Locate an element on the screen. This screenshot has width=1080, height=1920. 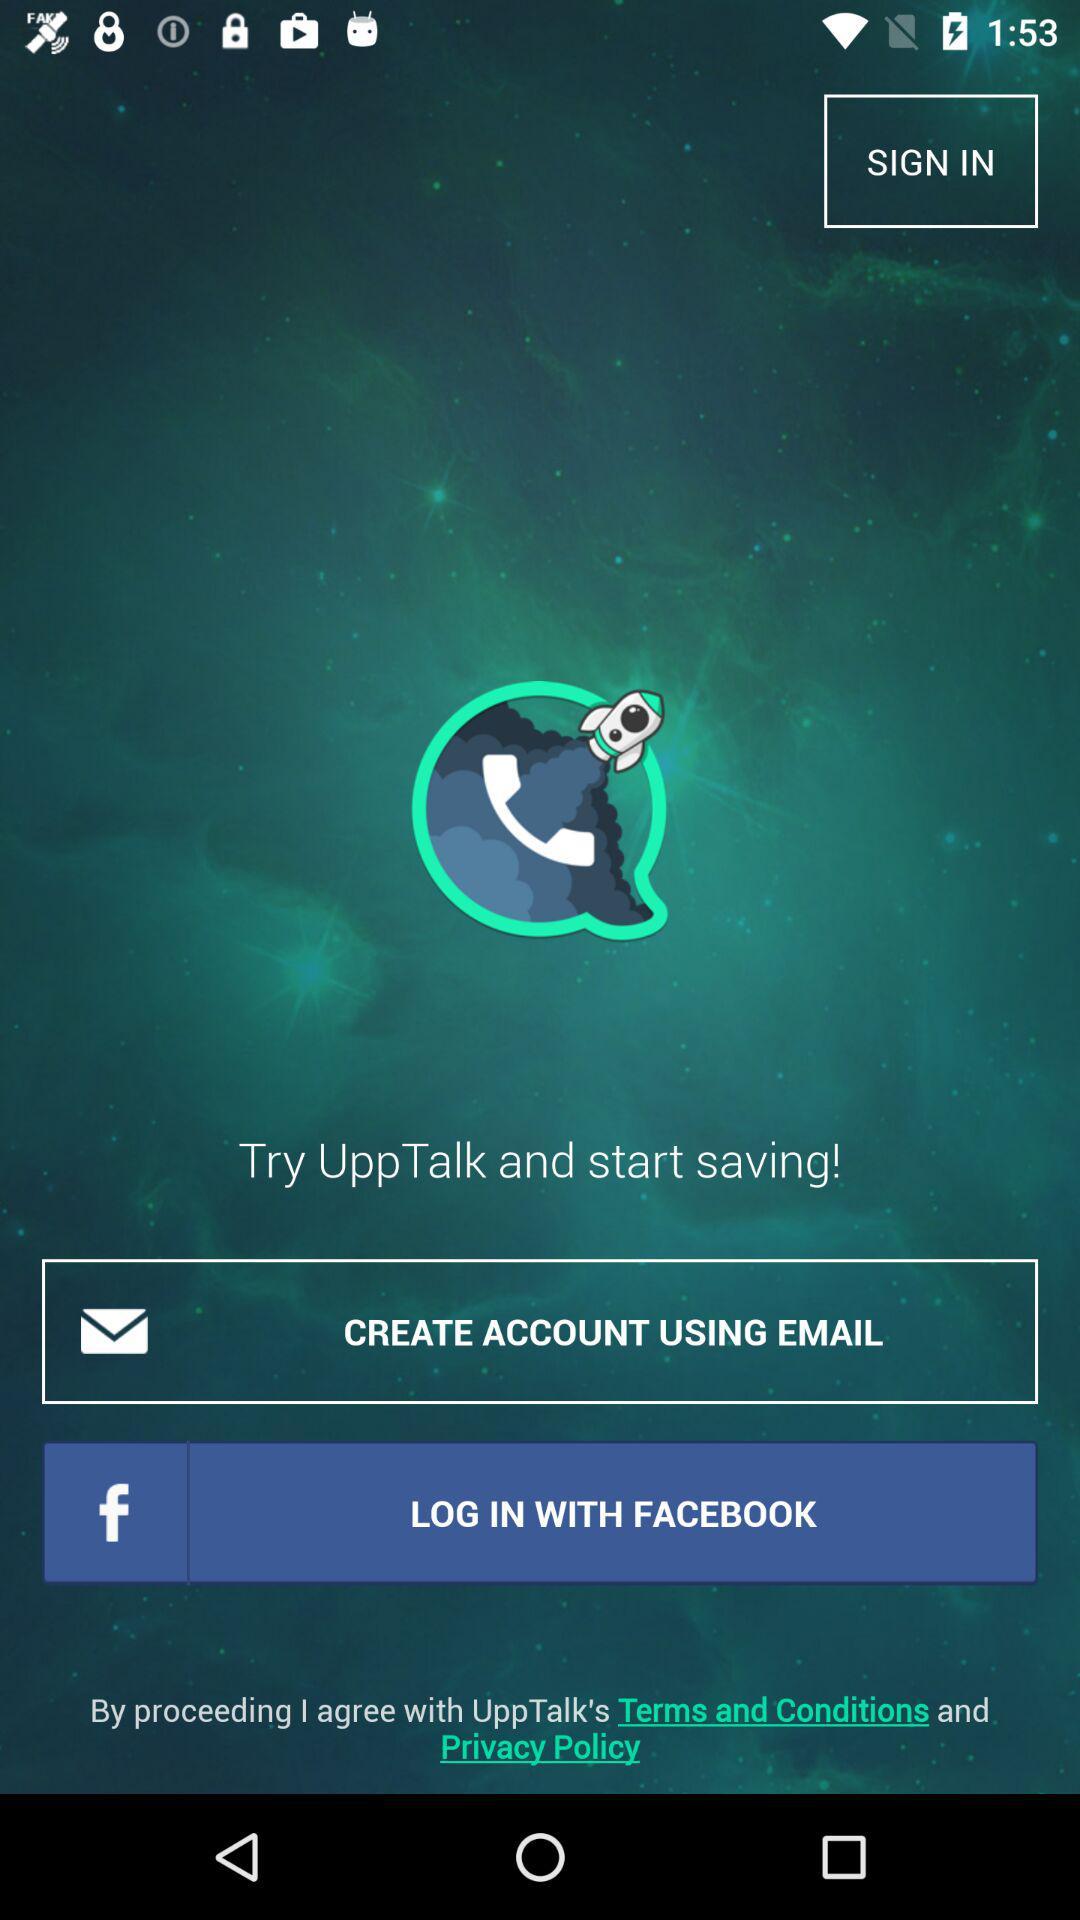
item above try upptalk and is located at coordinates (931, 161).